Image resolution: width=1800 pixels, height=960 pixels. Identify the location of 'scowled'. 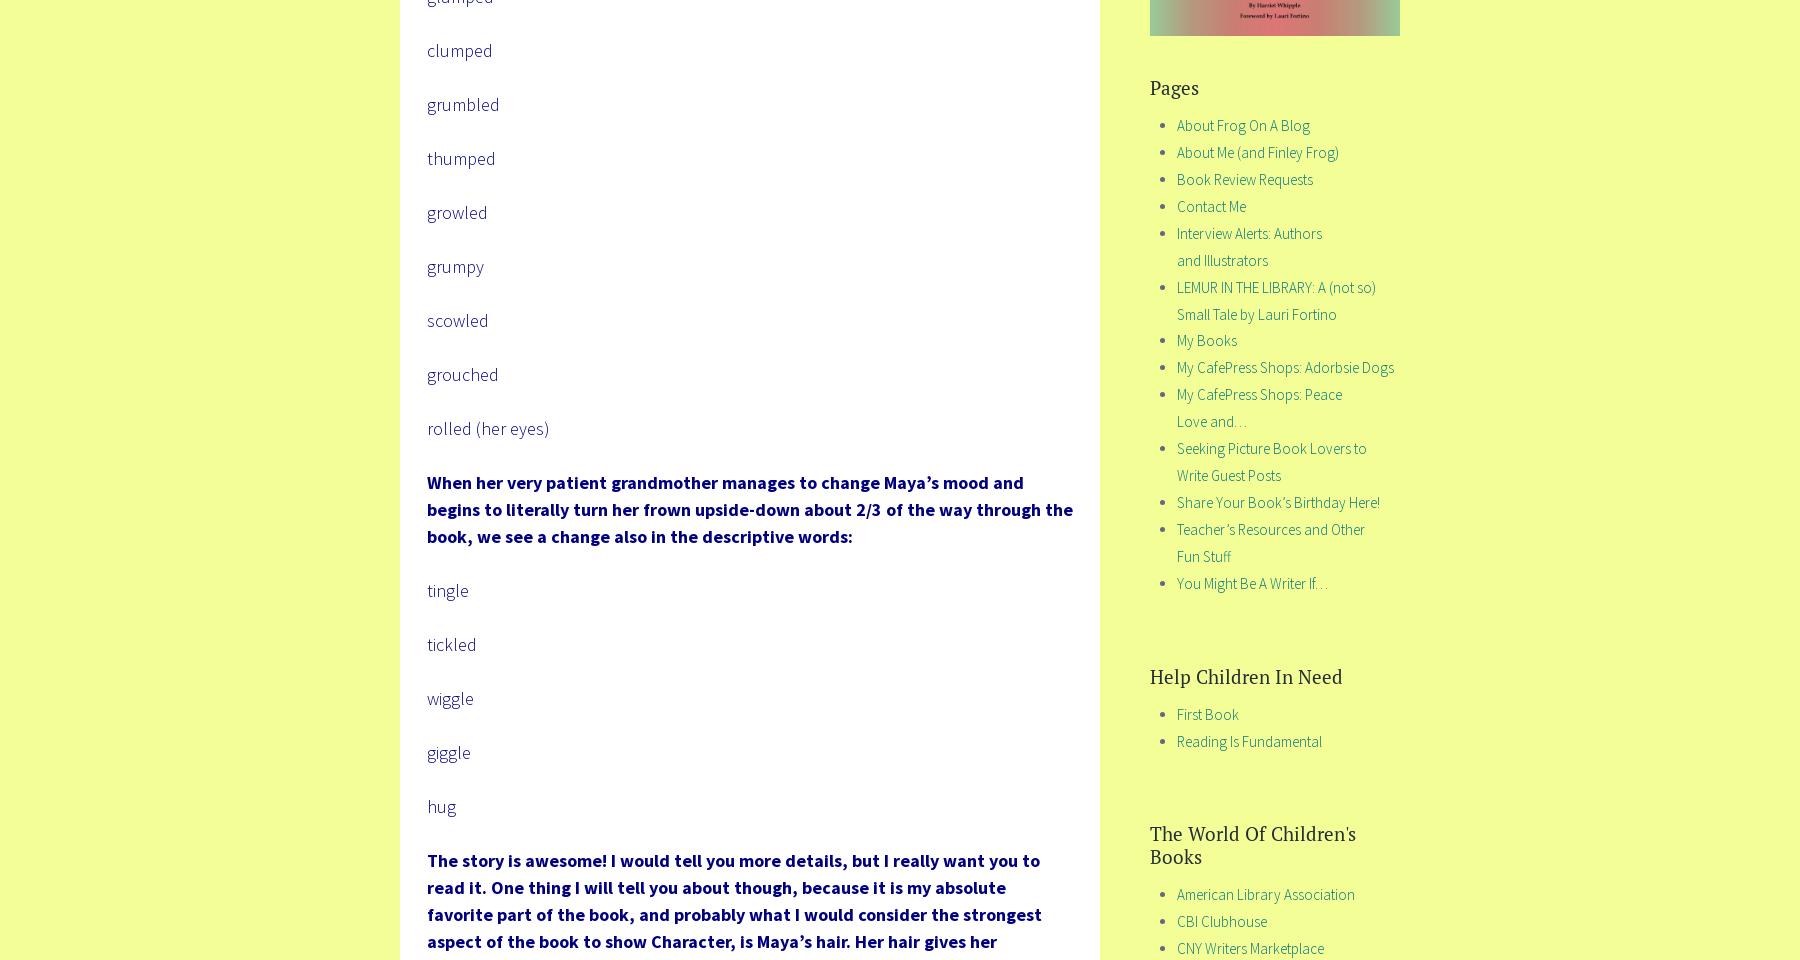
(456, 319).